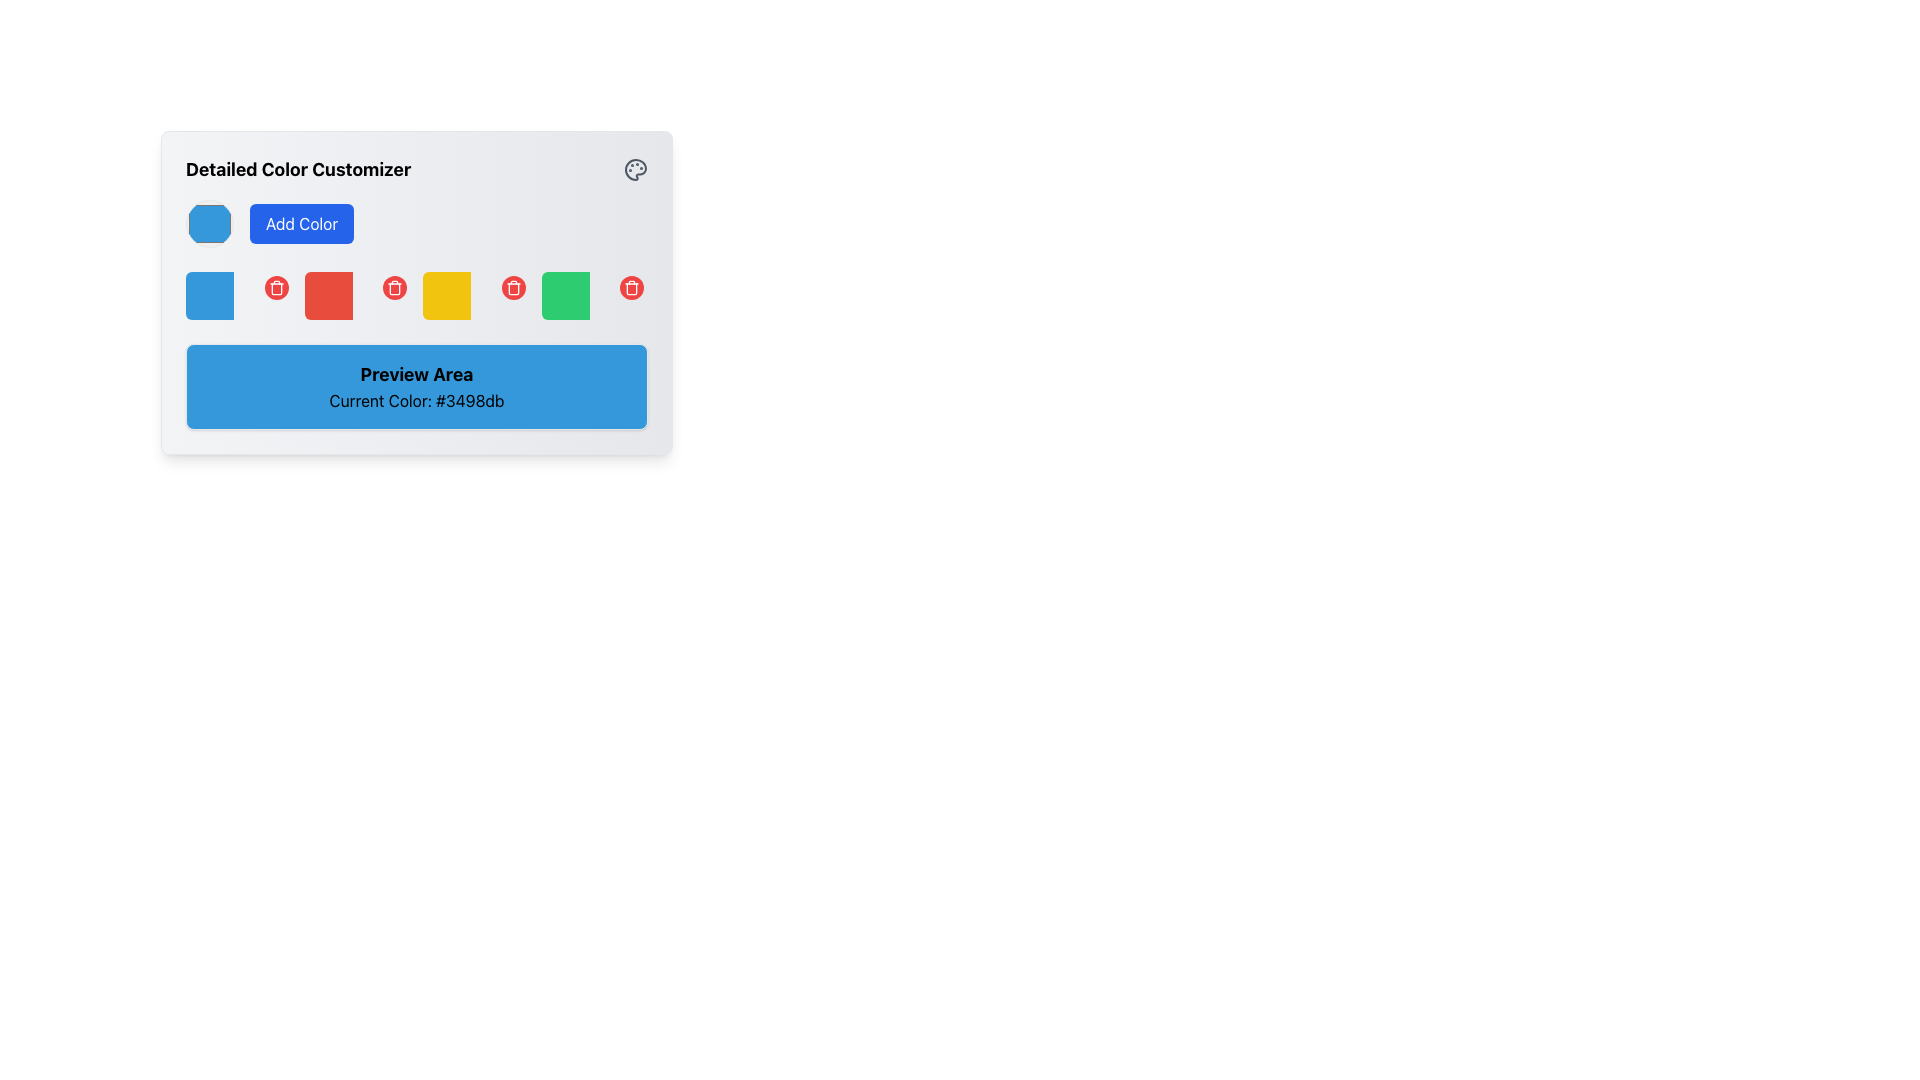 Image resolution: width=1920 pixels, height=1080 pixels. Describe the element at coordinates (301, 223) in the screenshot. I see `the 'Add Color' button, which is a rectangular button with rounded corners, blue background, and white text, located to the right of a circular color indicator` at that location.